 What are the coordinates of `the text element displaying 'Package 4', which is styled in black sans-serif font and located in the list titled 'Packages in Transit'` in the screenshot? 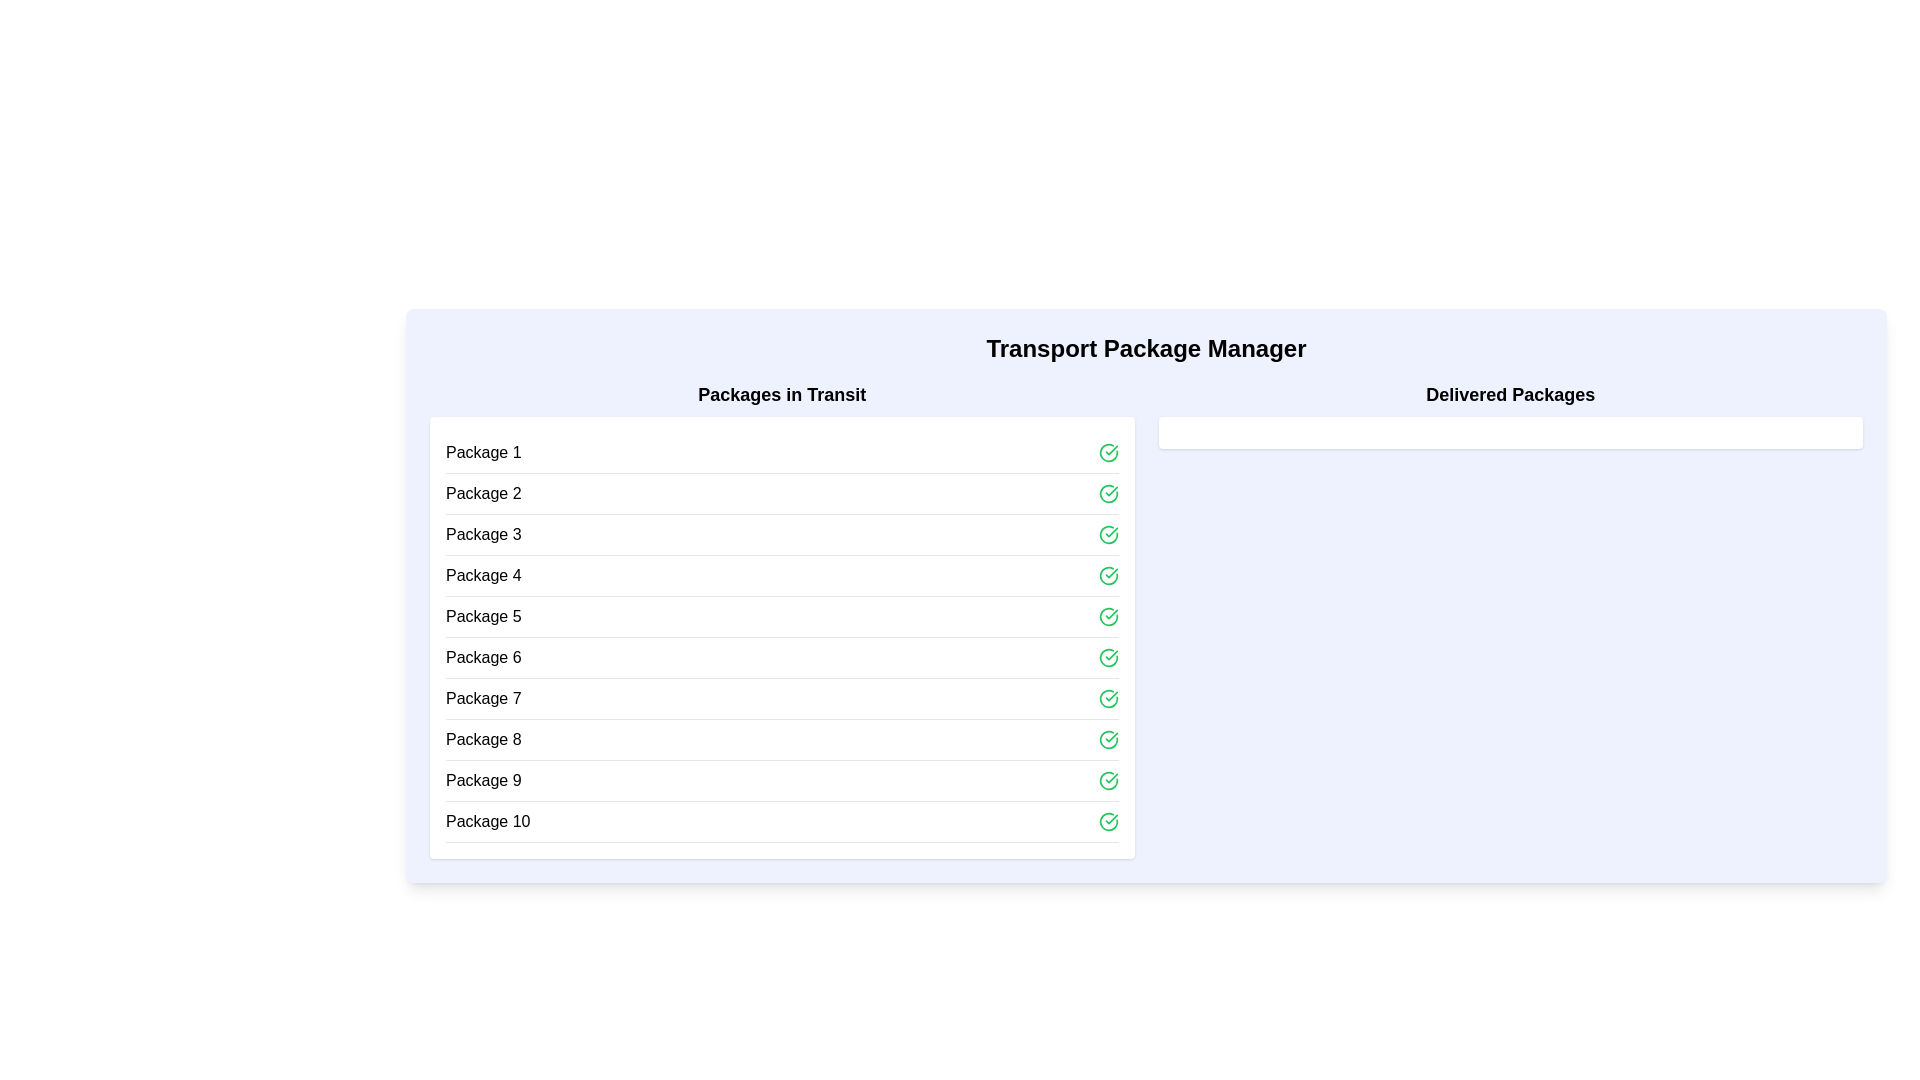 It's located at (483, 575).